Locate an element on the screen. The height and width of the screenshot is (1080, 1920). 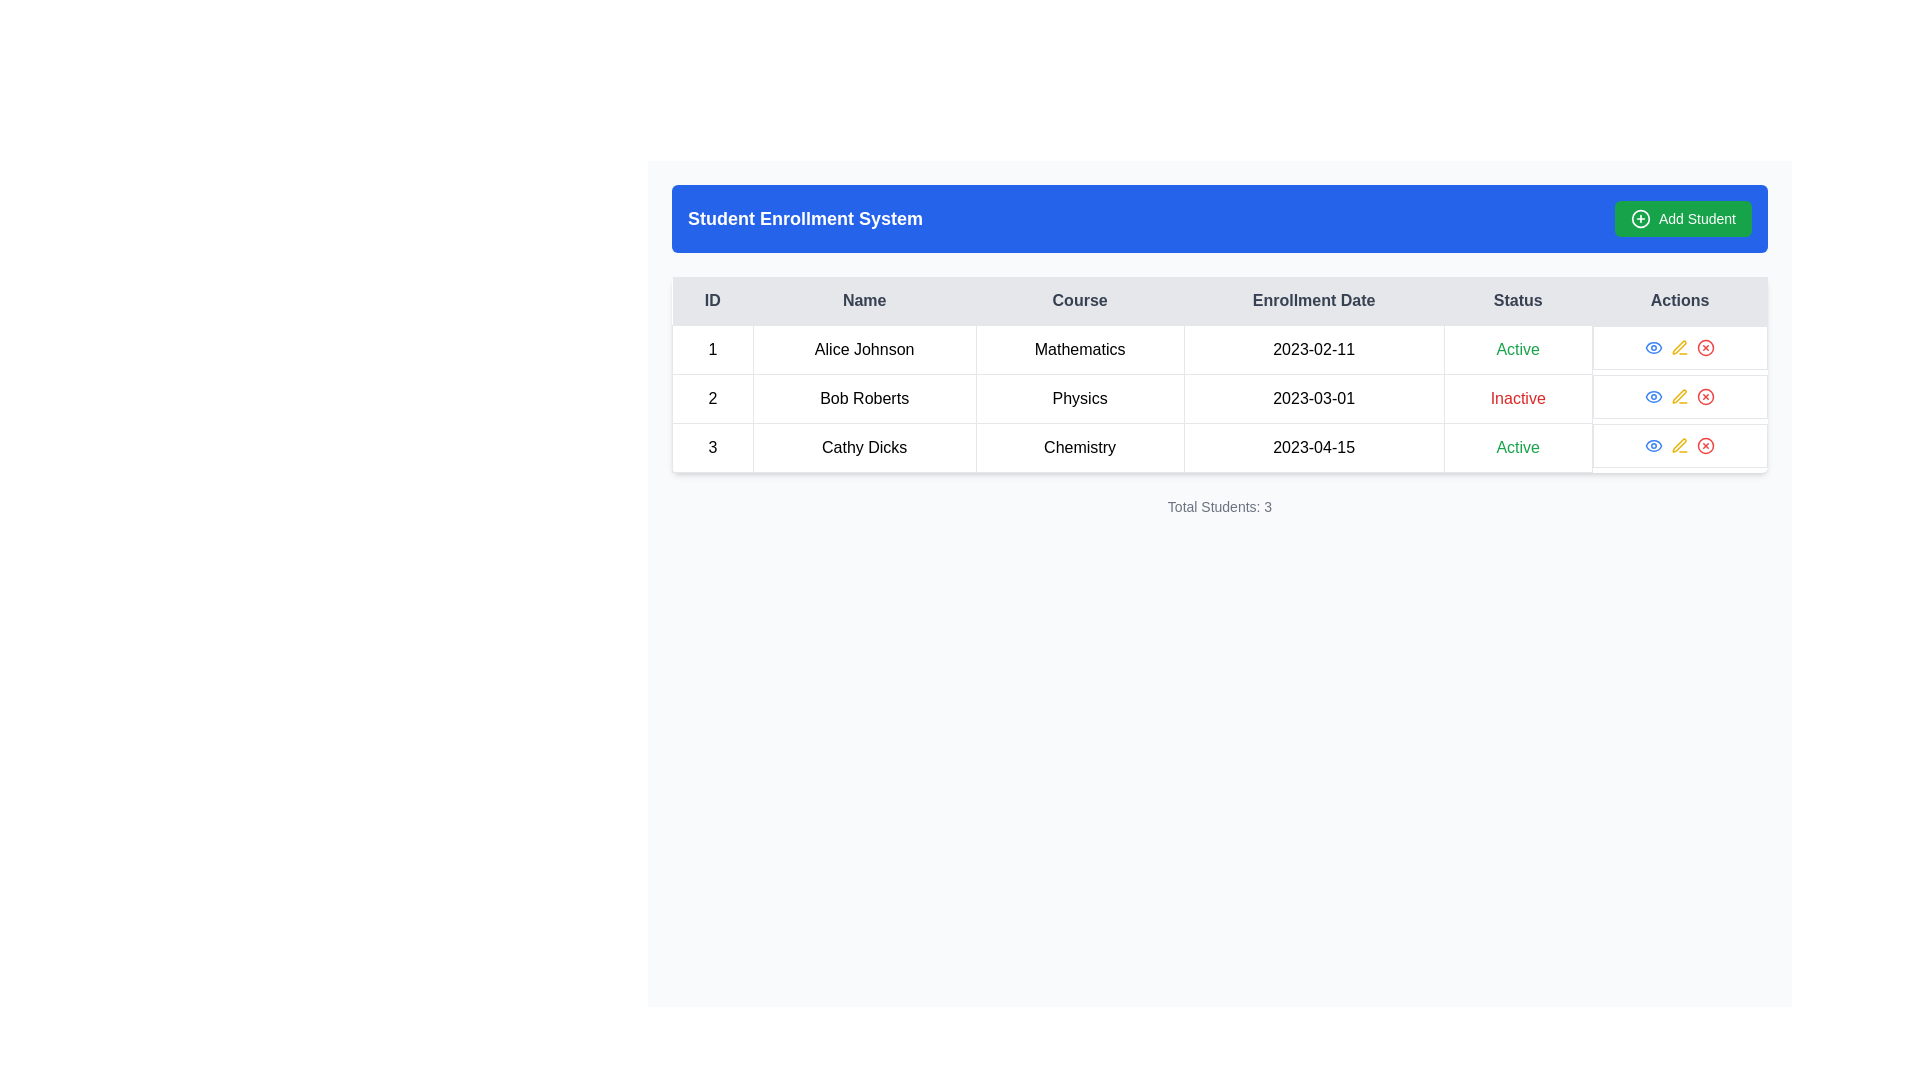
the header label for the 'Enrollment Date' column, which is the fourth item in the table header row, positioned between 'Course' and 'Status' is located at coordinates (1314, 301).